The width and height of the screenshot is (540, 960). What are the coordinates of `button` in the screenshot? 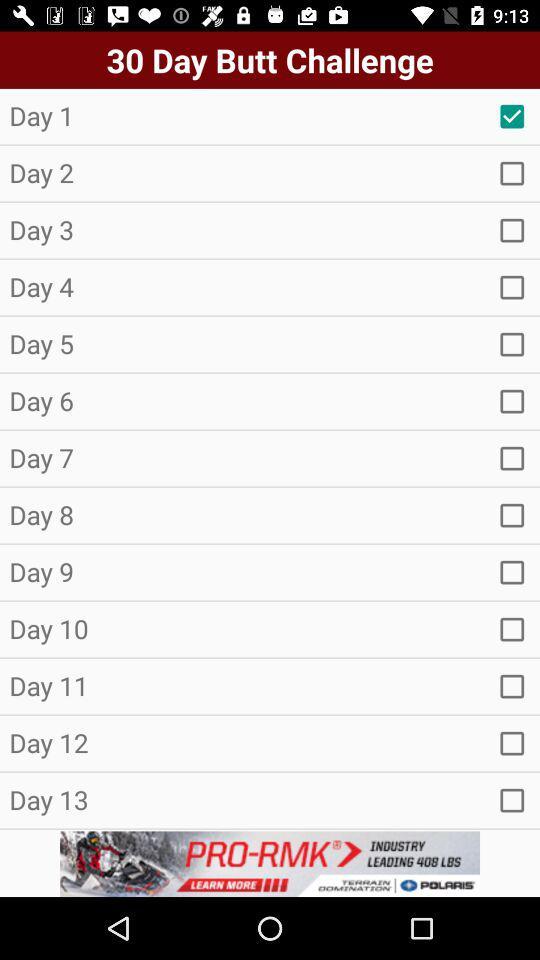 It's located at (512, 686).